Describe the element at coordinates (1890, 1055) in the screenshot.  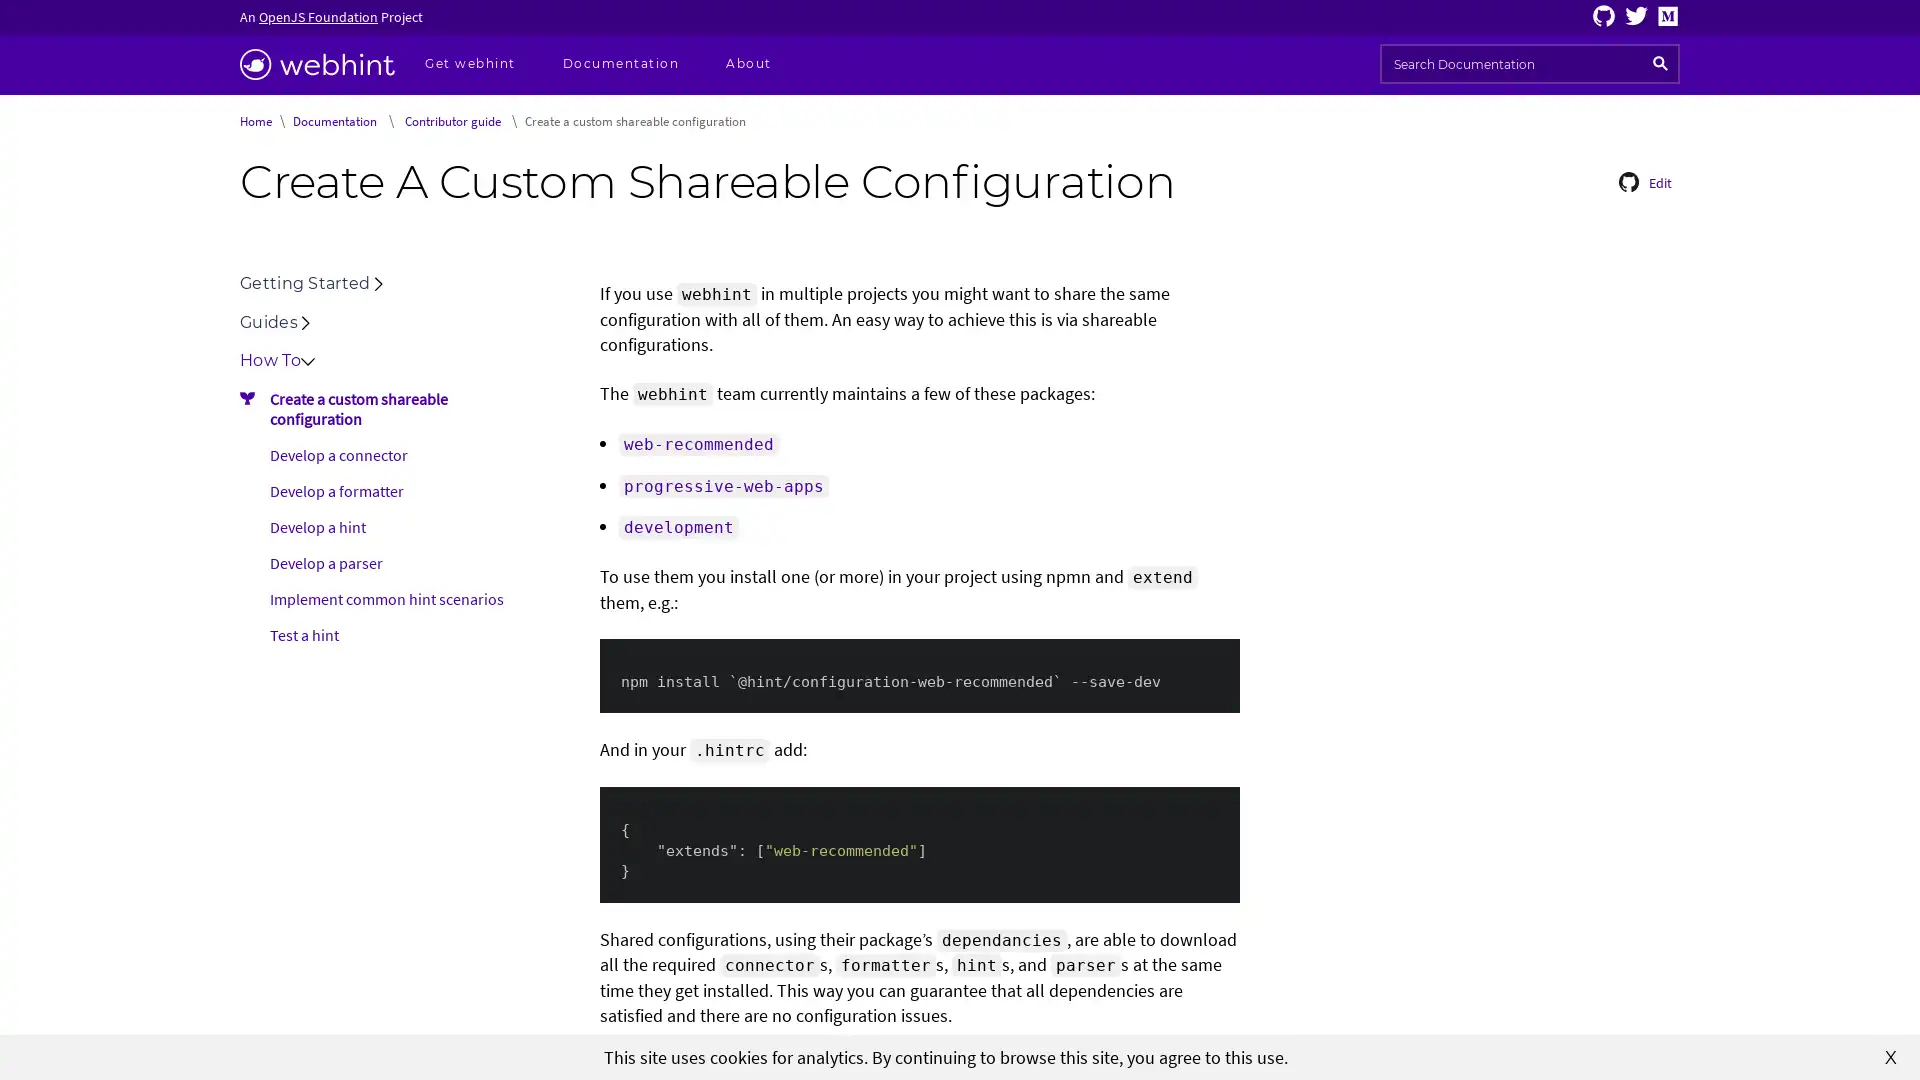
I see `close` at that location.